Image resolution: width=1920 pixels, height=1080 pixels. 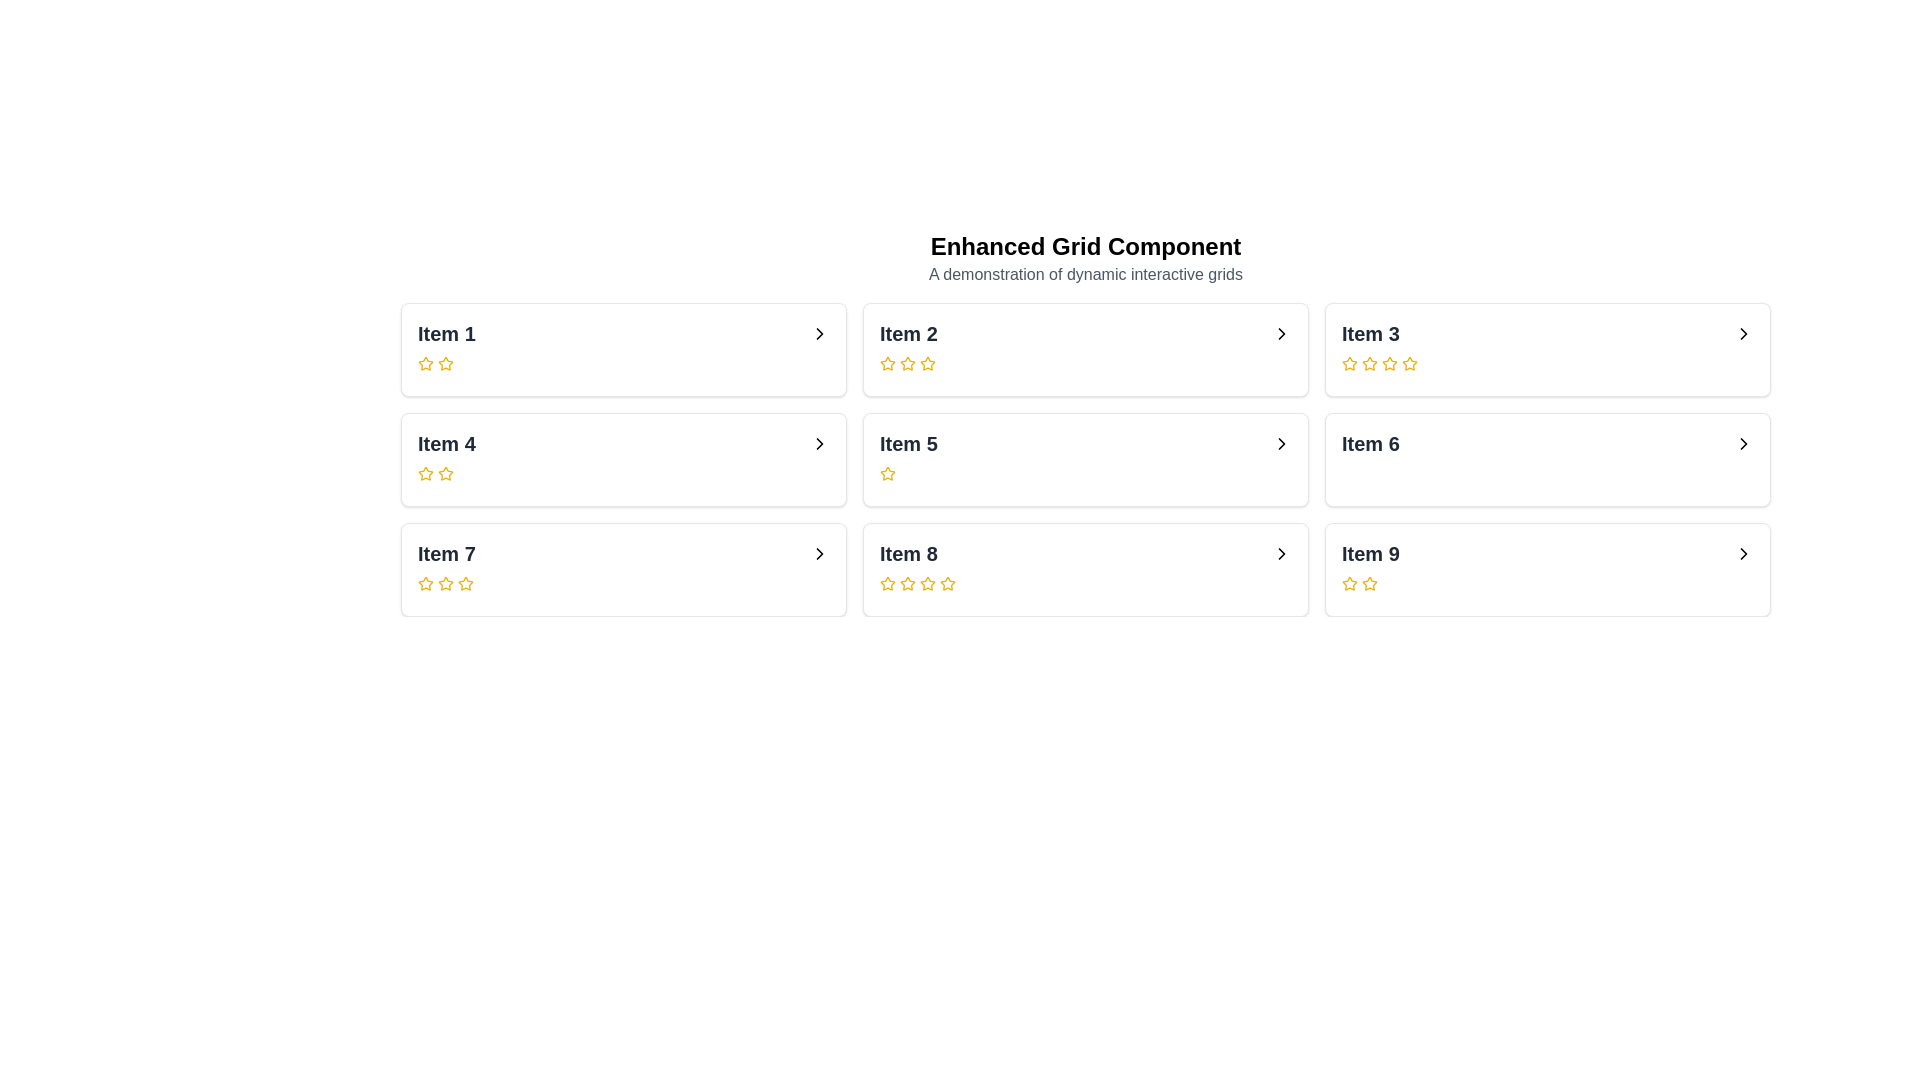 I want to click on the fifth star icon for rating associated with 'Item 7', so click(x=464, y=583).